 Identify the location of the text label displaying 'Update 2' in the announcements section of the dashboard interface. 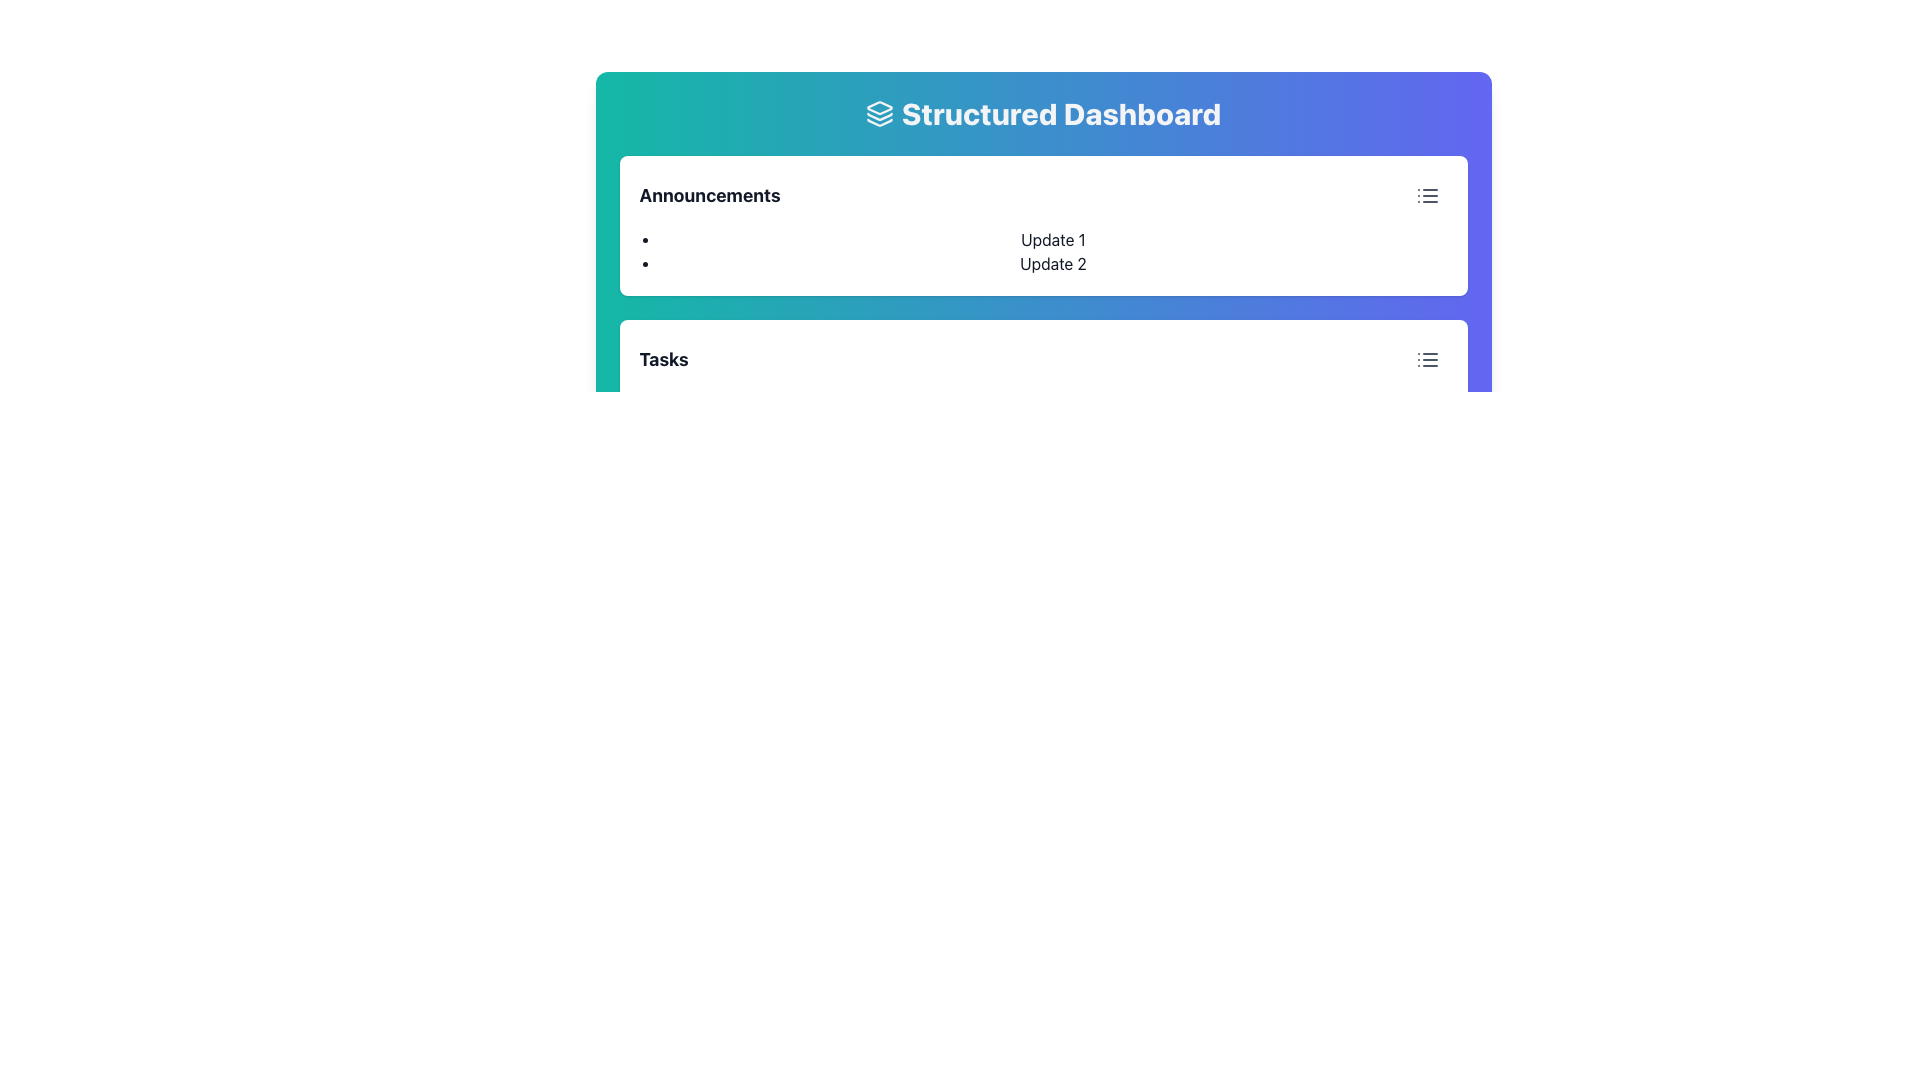
(1052, 262).